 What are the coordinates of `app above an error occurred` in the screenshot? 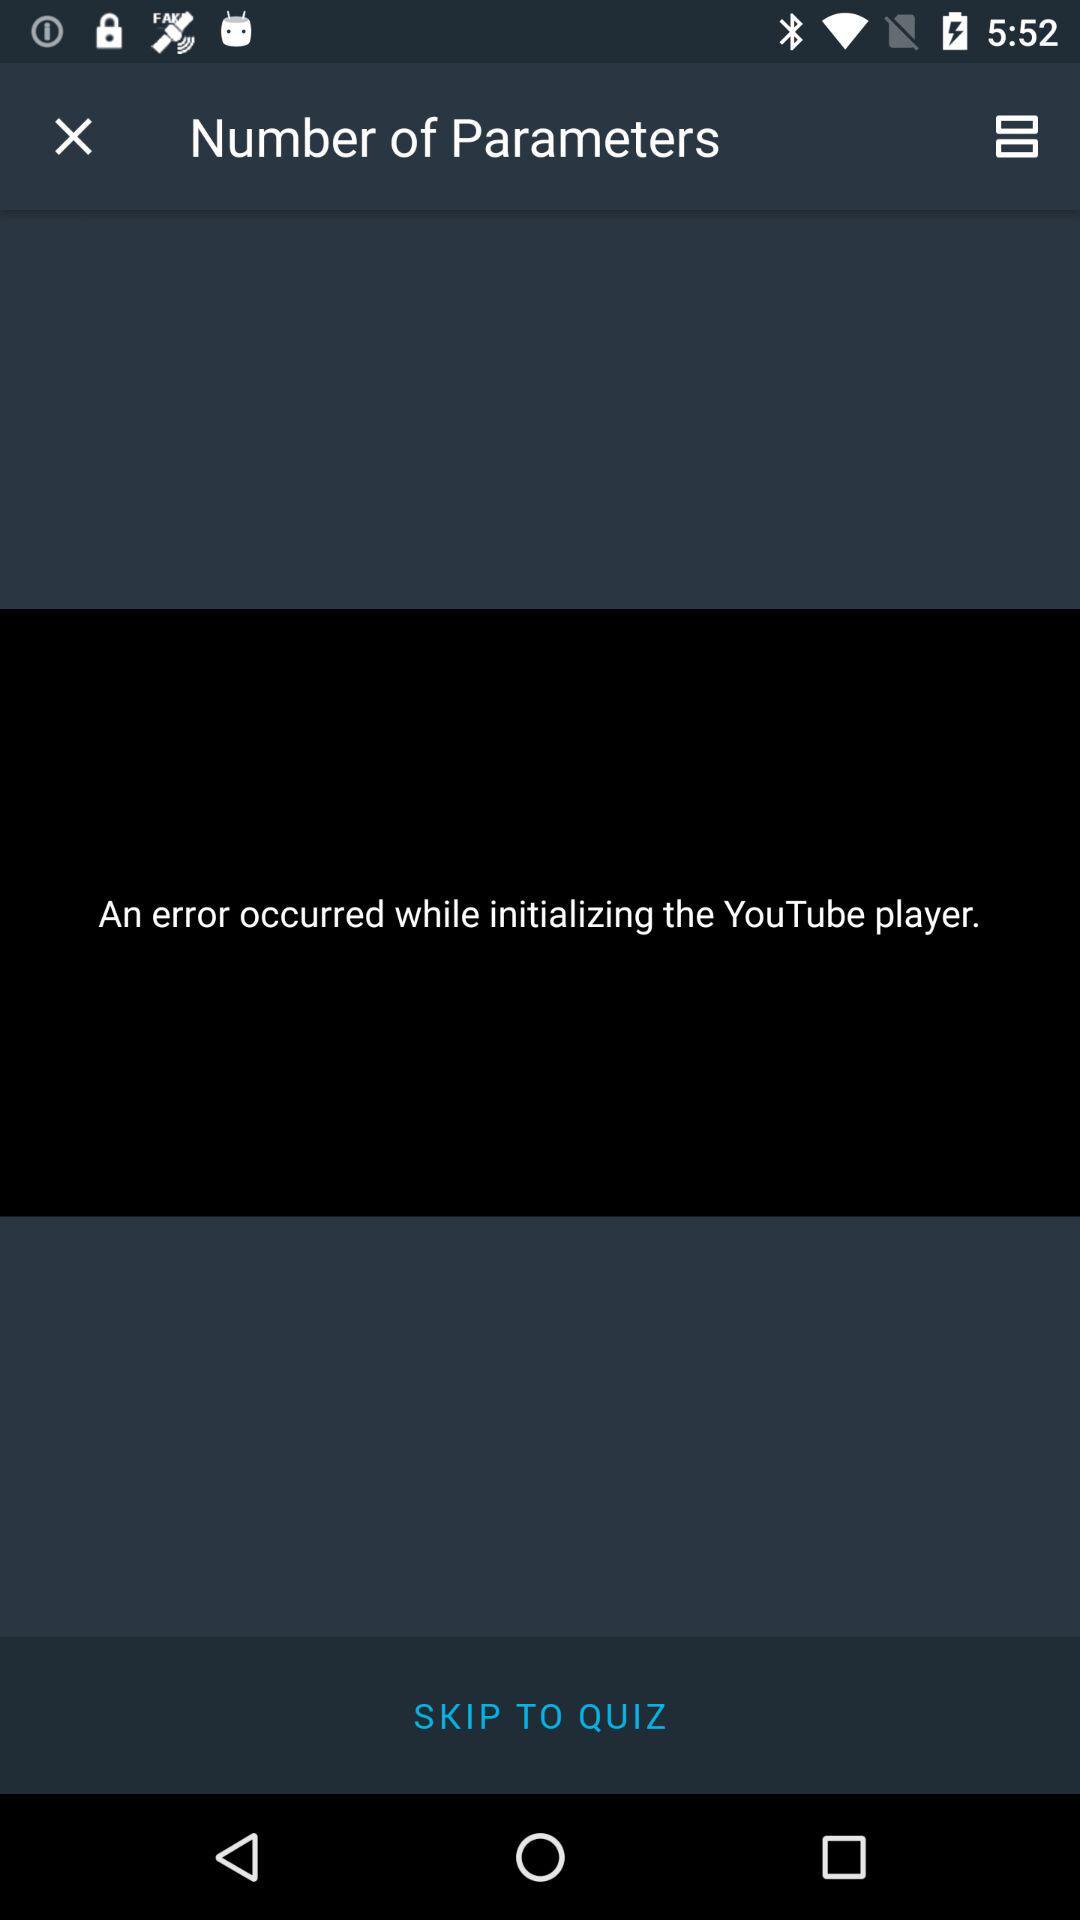 It's located at (72, 135).